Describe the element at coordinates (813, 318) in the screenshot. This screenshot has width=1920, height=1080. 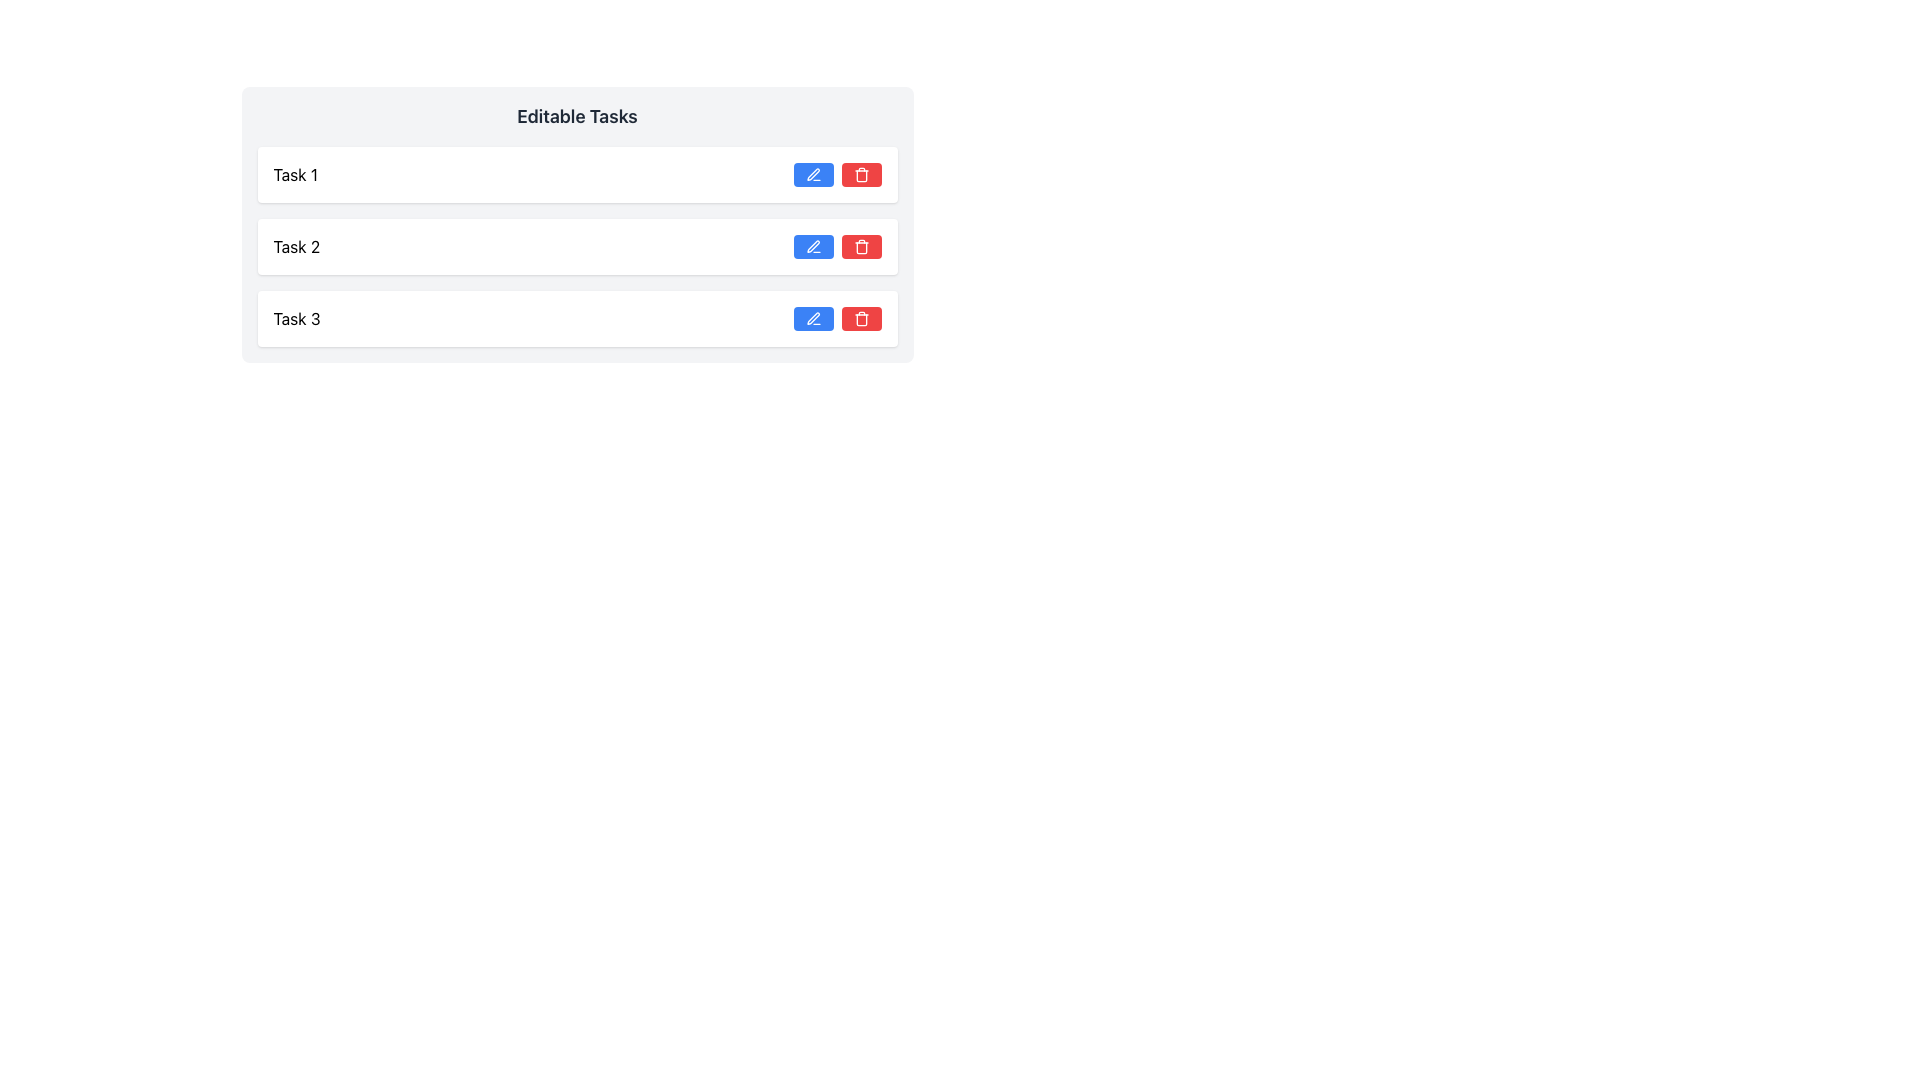
I see `the edit button located in the right-hand section of the task details row` at that location.